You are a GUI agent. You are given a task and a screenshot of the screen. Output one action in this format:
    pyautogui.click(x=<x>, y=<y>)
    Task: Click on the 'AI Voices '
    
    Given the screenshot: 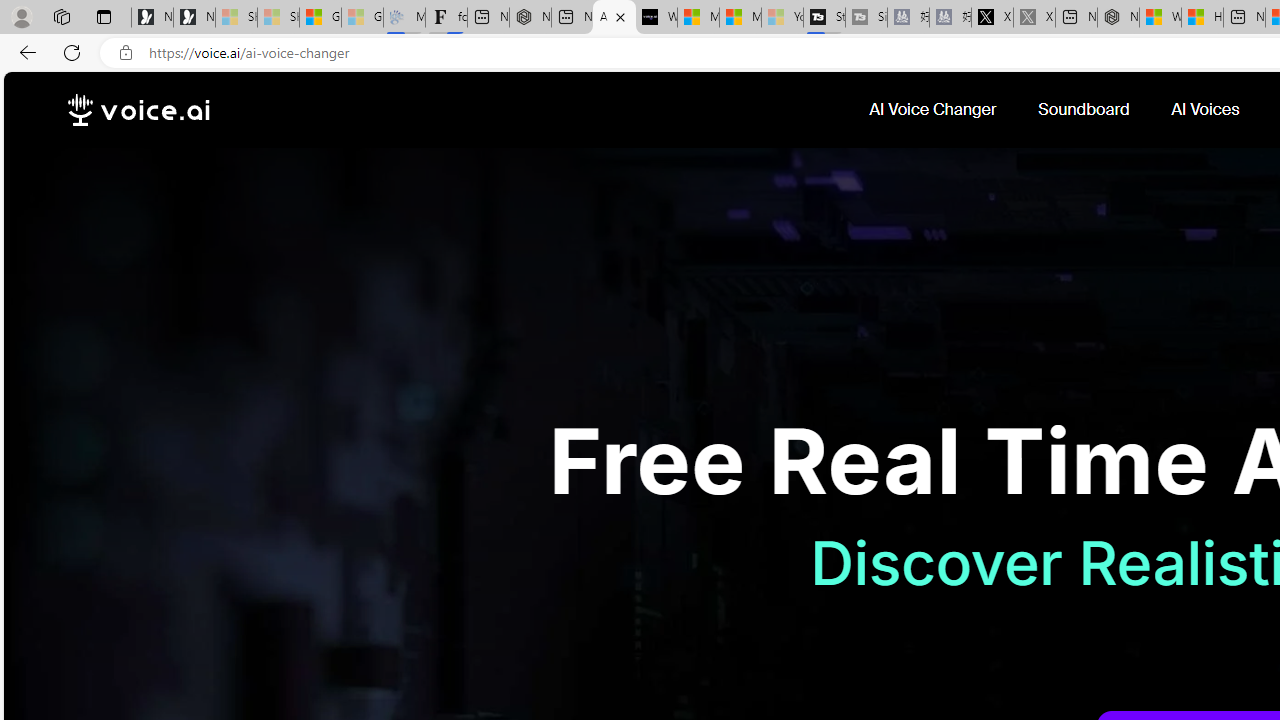 What is the action you would take?
    pyautogui.click(x=1206, y=109)
    